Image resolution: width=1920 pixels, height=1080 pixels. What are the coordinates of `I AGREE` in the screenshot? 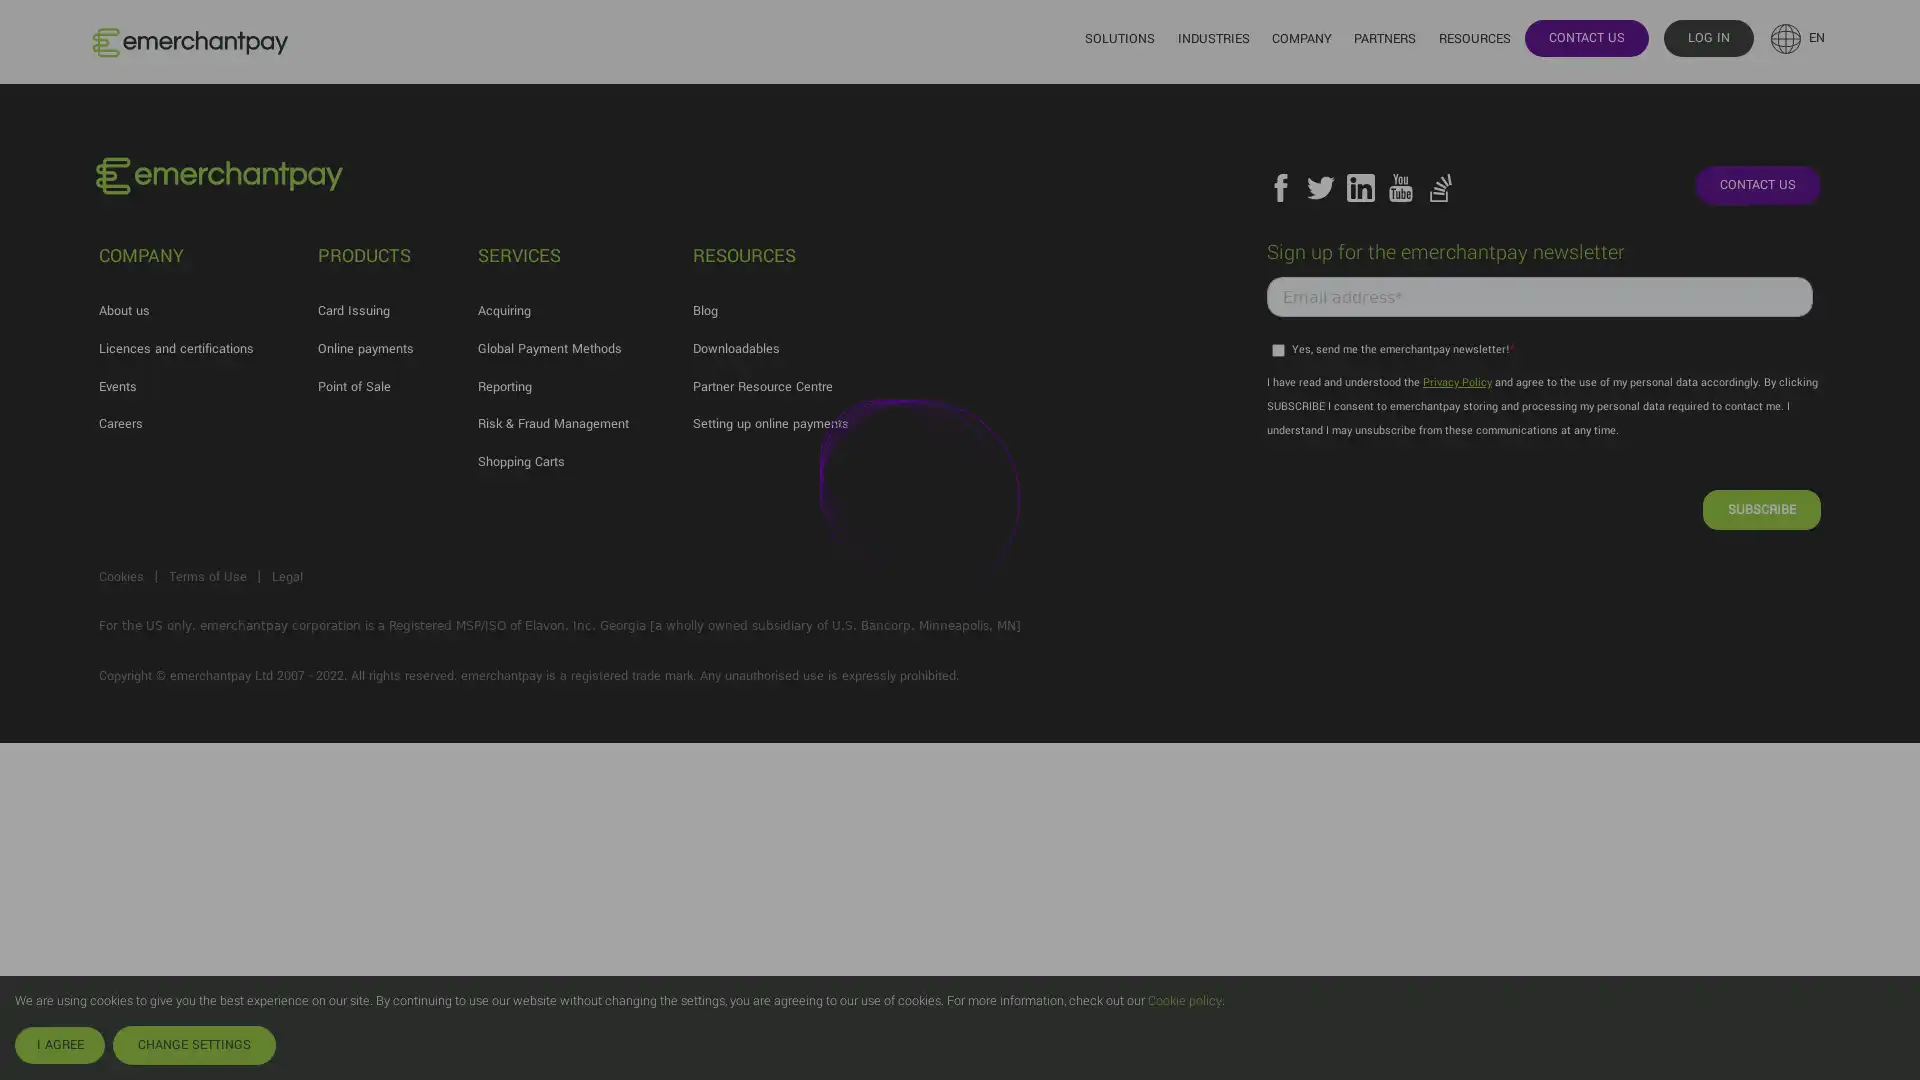 It's located at (59, 1044).